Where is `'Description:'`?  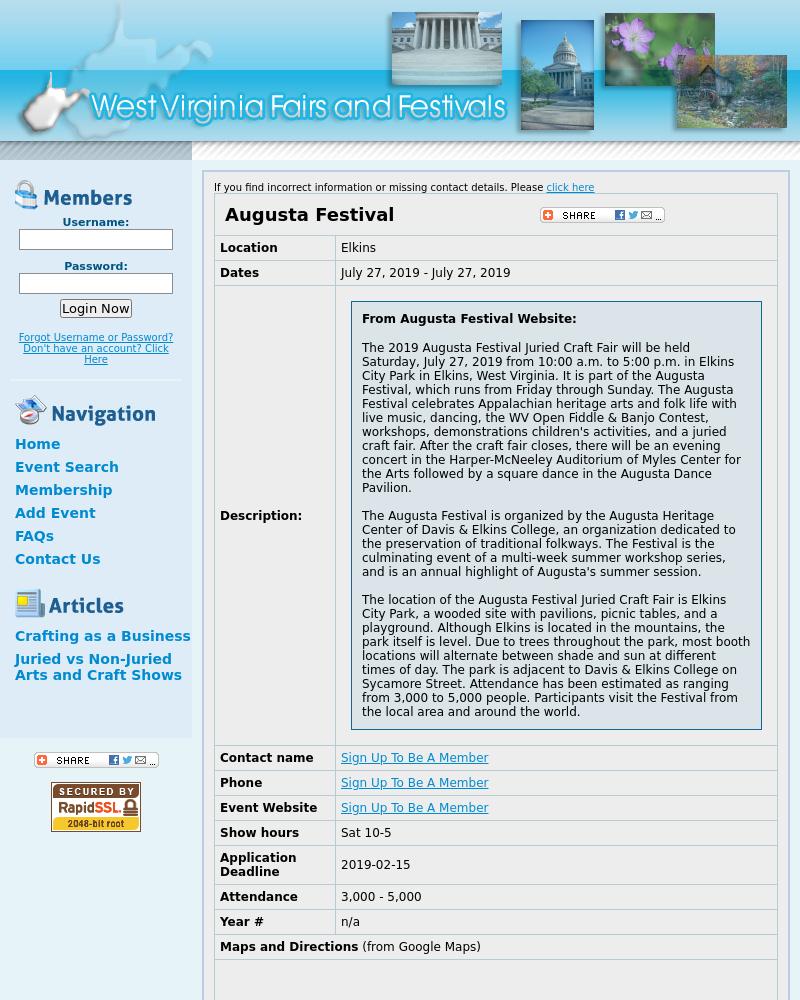
'Description:' is located at coordinates (260, 515).